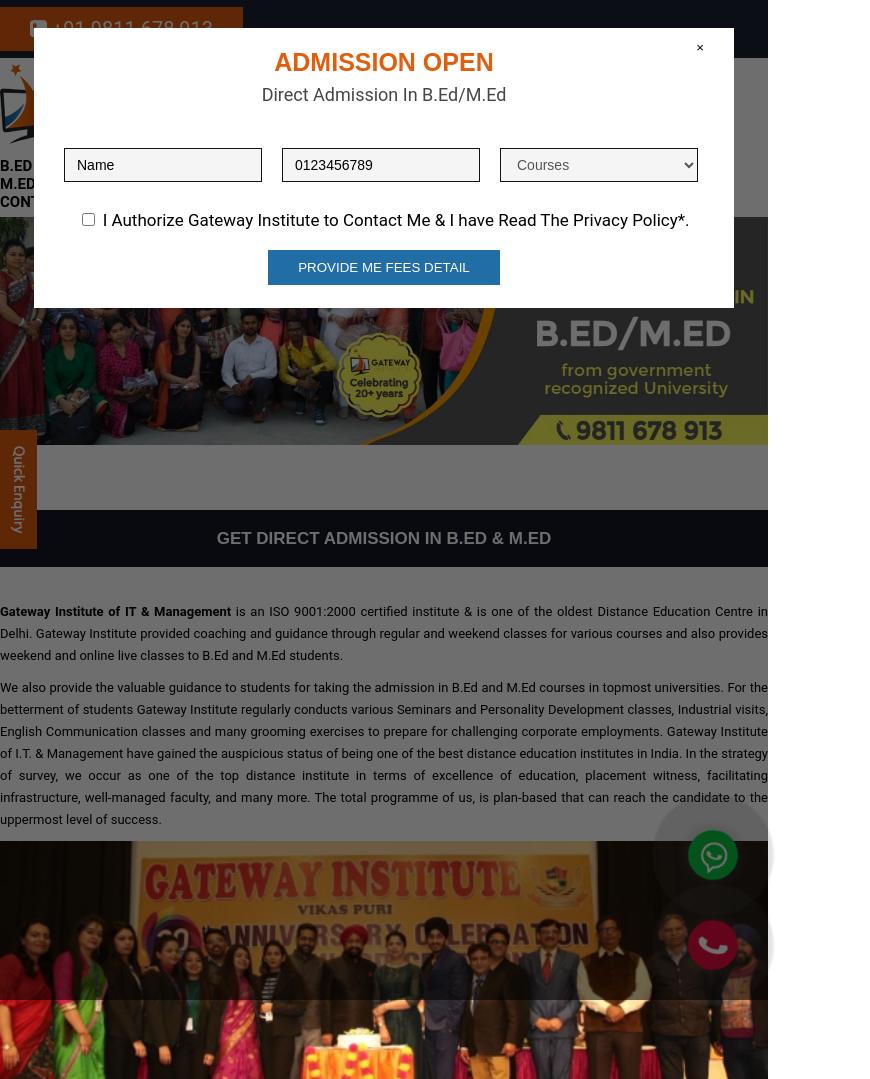 Image resolution: width=870 pixels, height=1079 pixels. What do you see at coordinates (32, 201) in the screenshot?
I see `'Contact'` at bounding box center [32, 201].